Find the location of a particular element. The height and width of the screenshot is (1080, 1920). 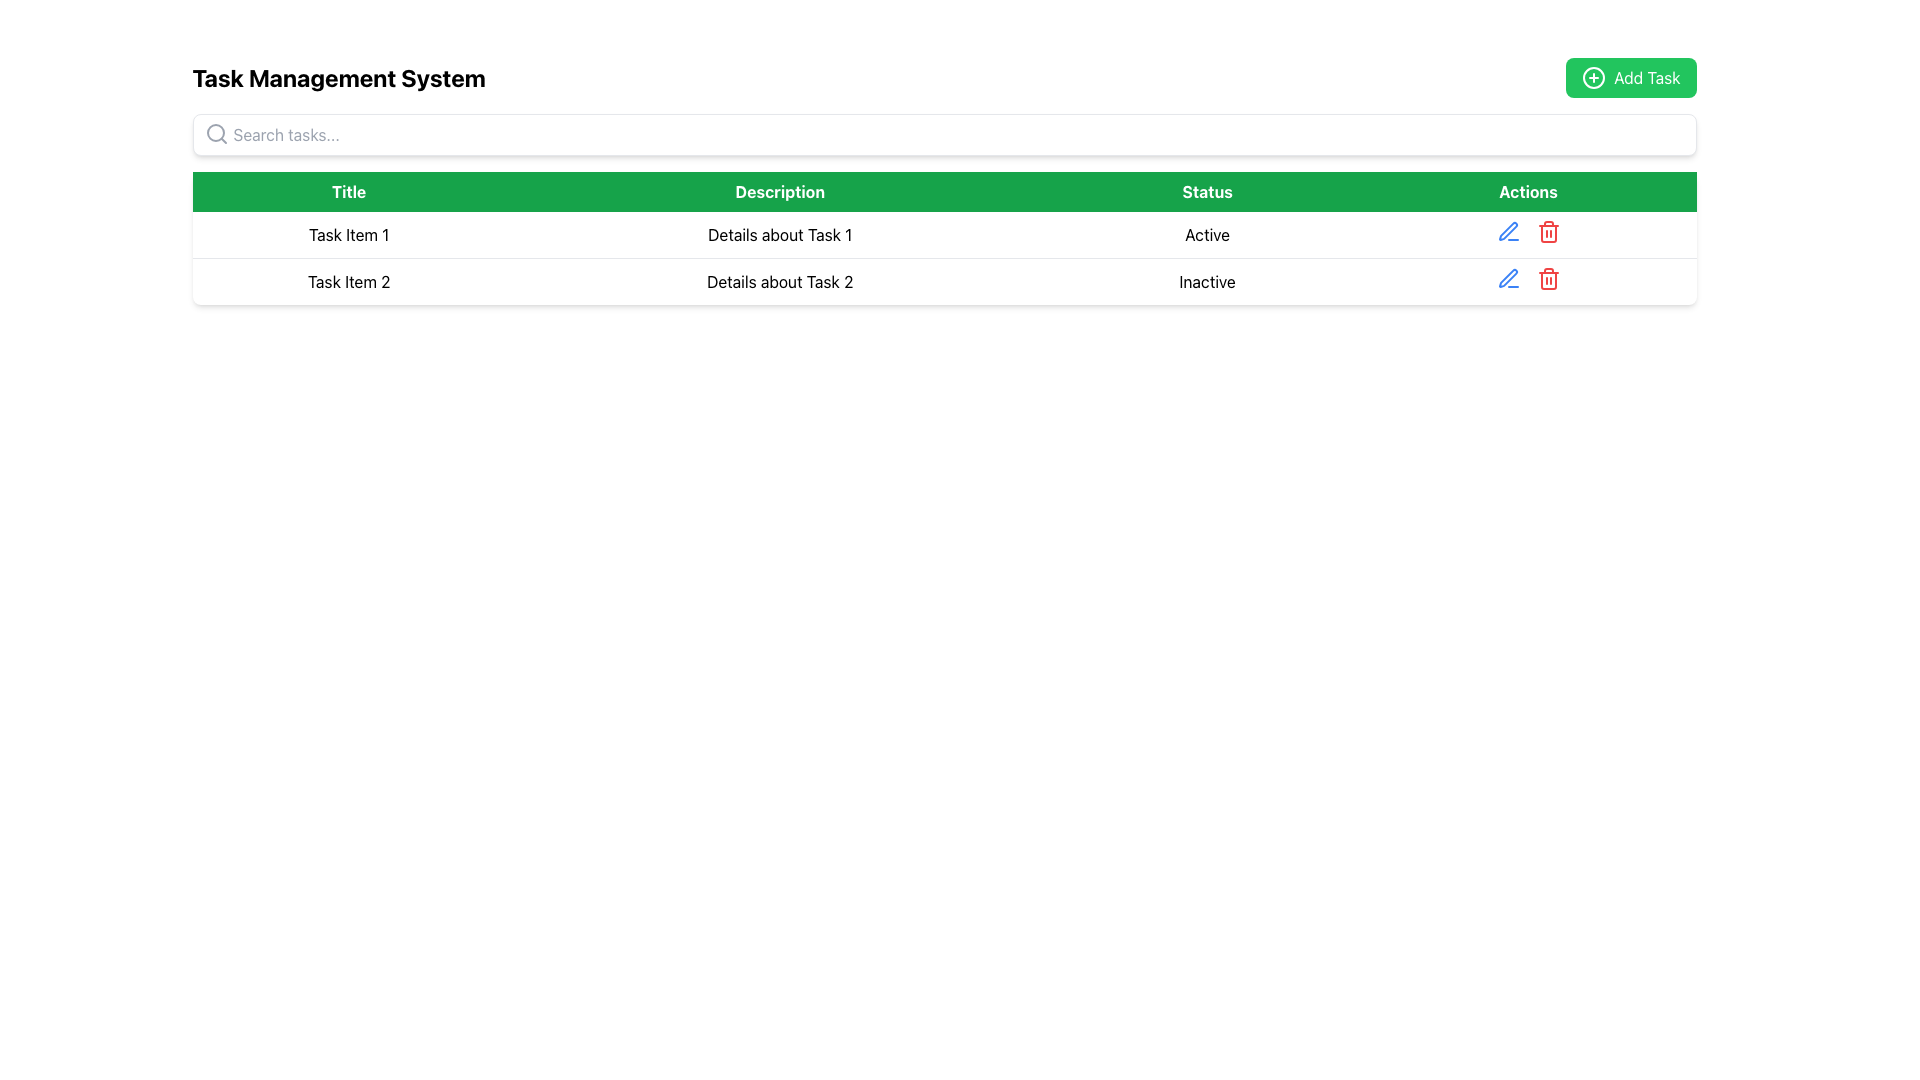

text label displaying additional descriptive information about 'Task 2' located in the second row under the 'Description' column of the structured table is located at coordinates (779, 281).